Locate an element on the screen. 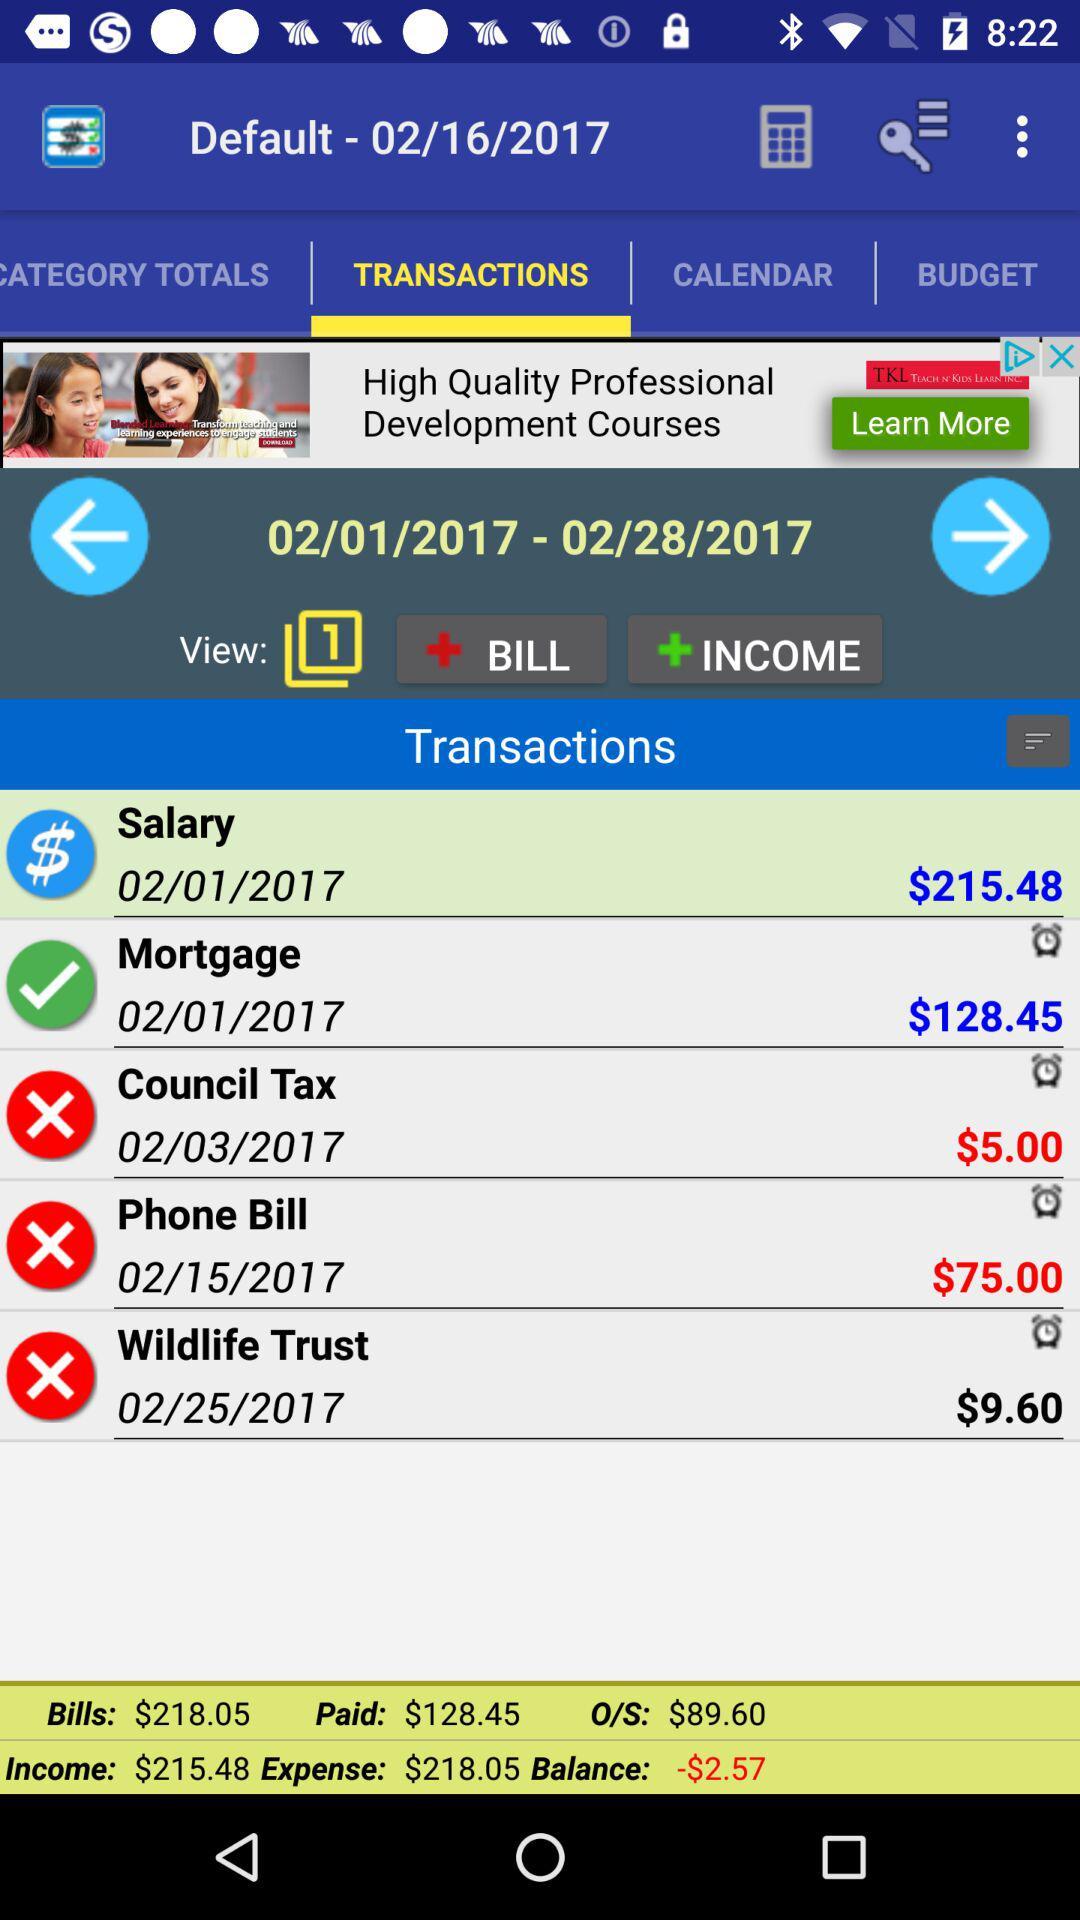 The height and width of the screenshot is (1920, 1080). back is located at coordinates (88, 536).